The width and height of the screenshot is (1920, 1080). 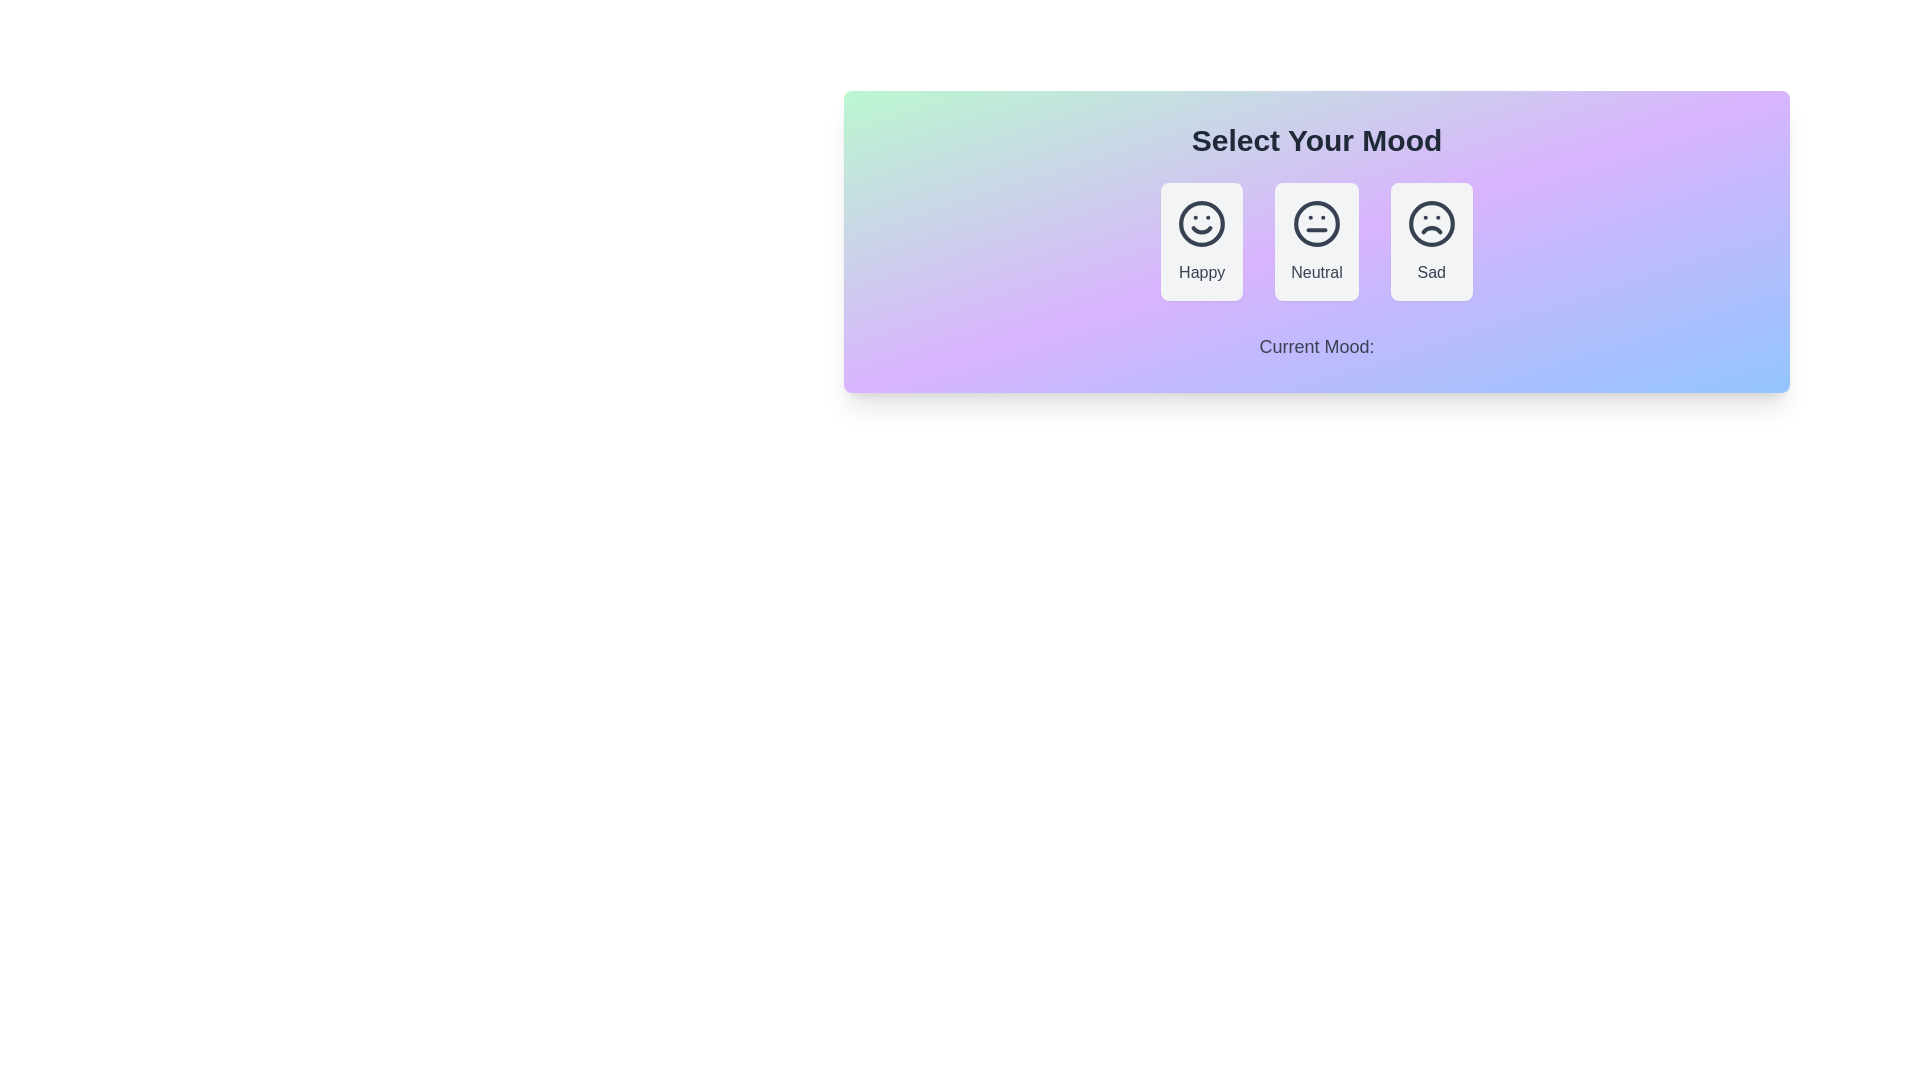 I want to click on the Neutral button to select the corresponding mood, so click(x=1316, y=241).